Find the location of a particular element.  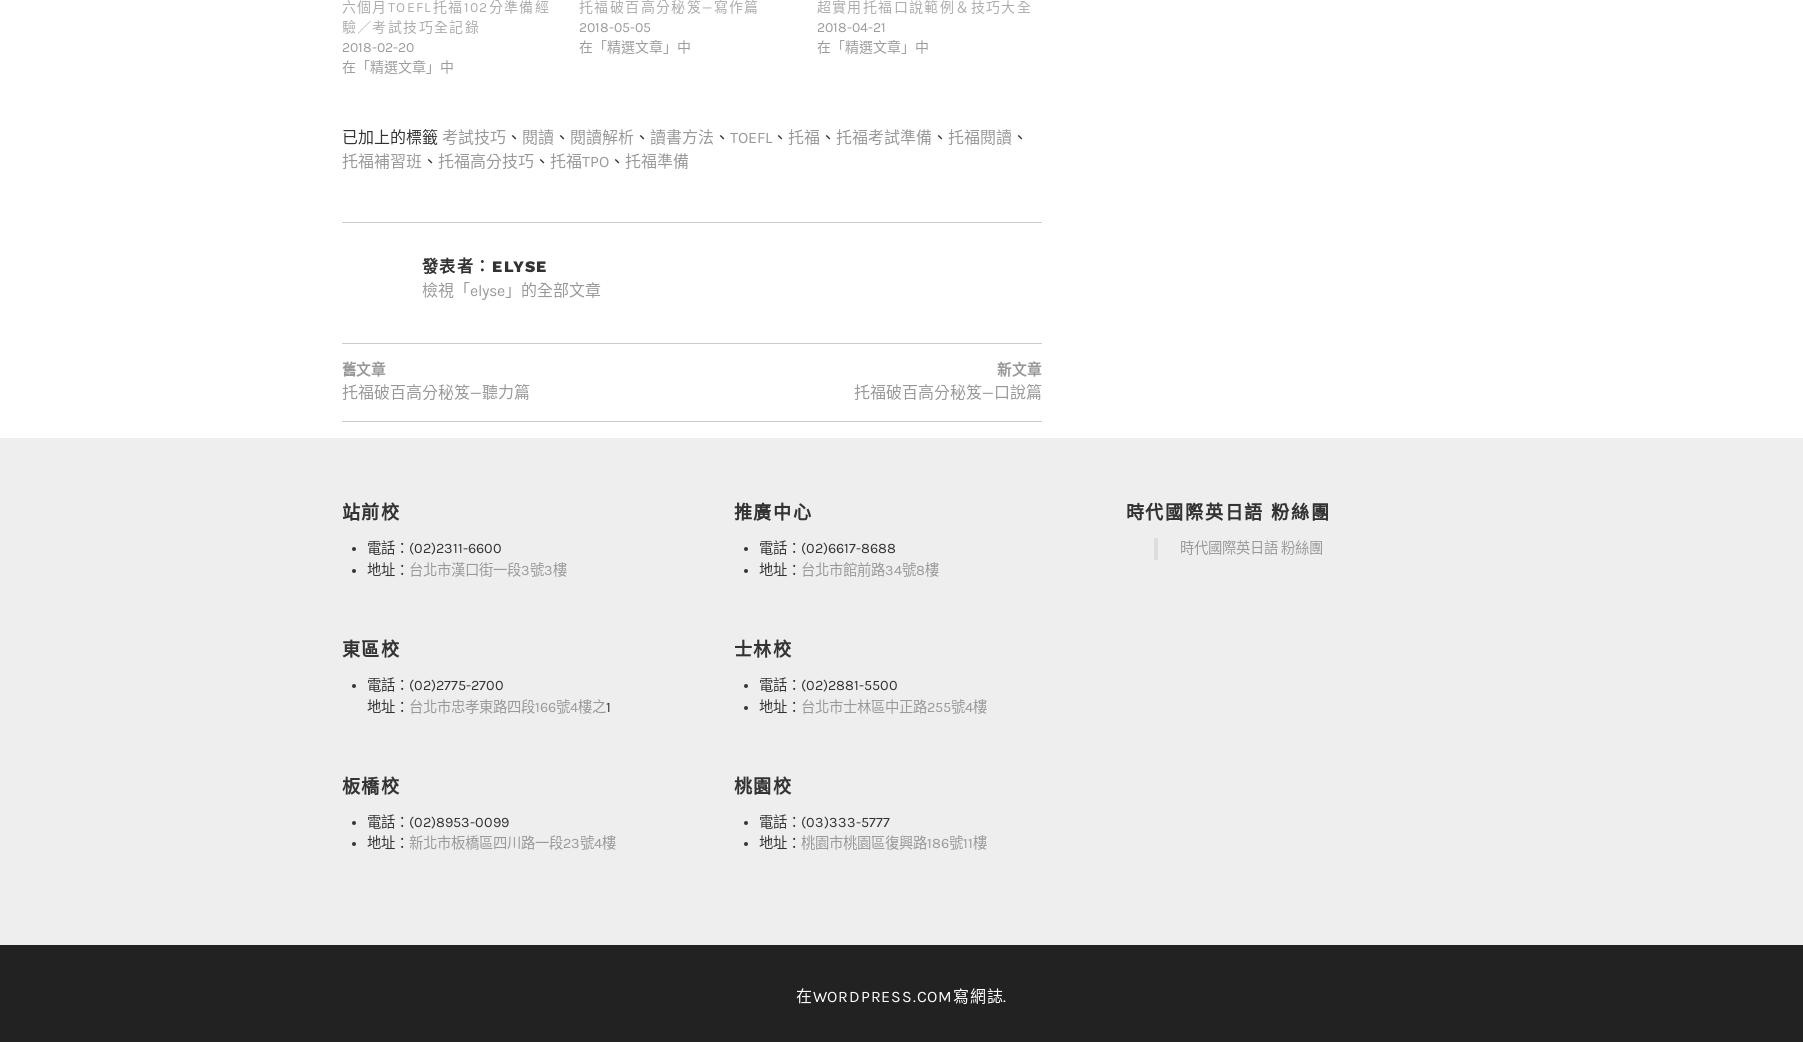

'電話：(02)2881-5500' is located at coordinates (826, 644).